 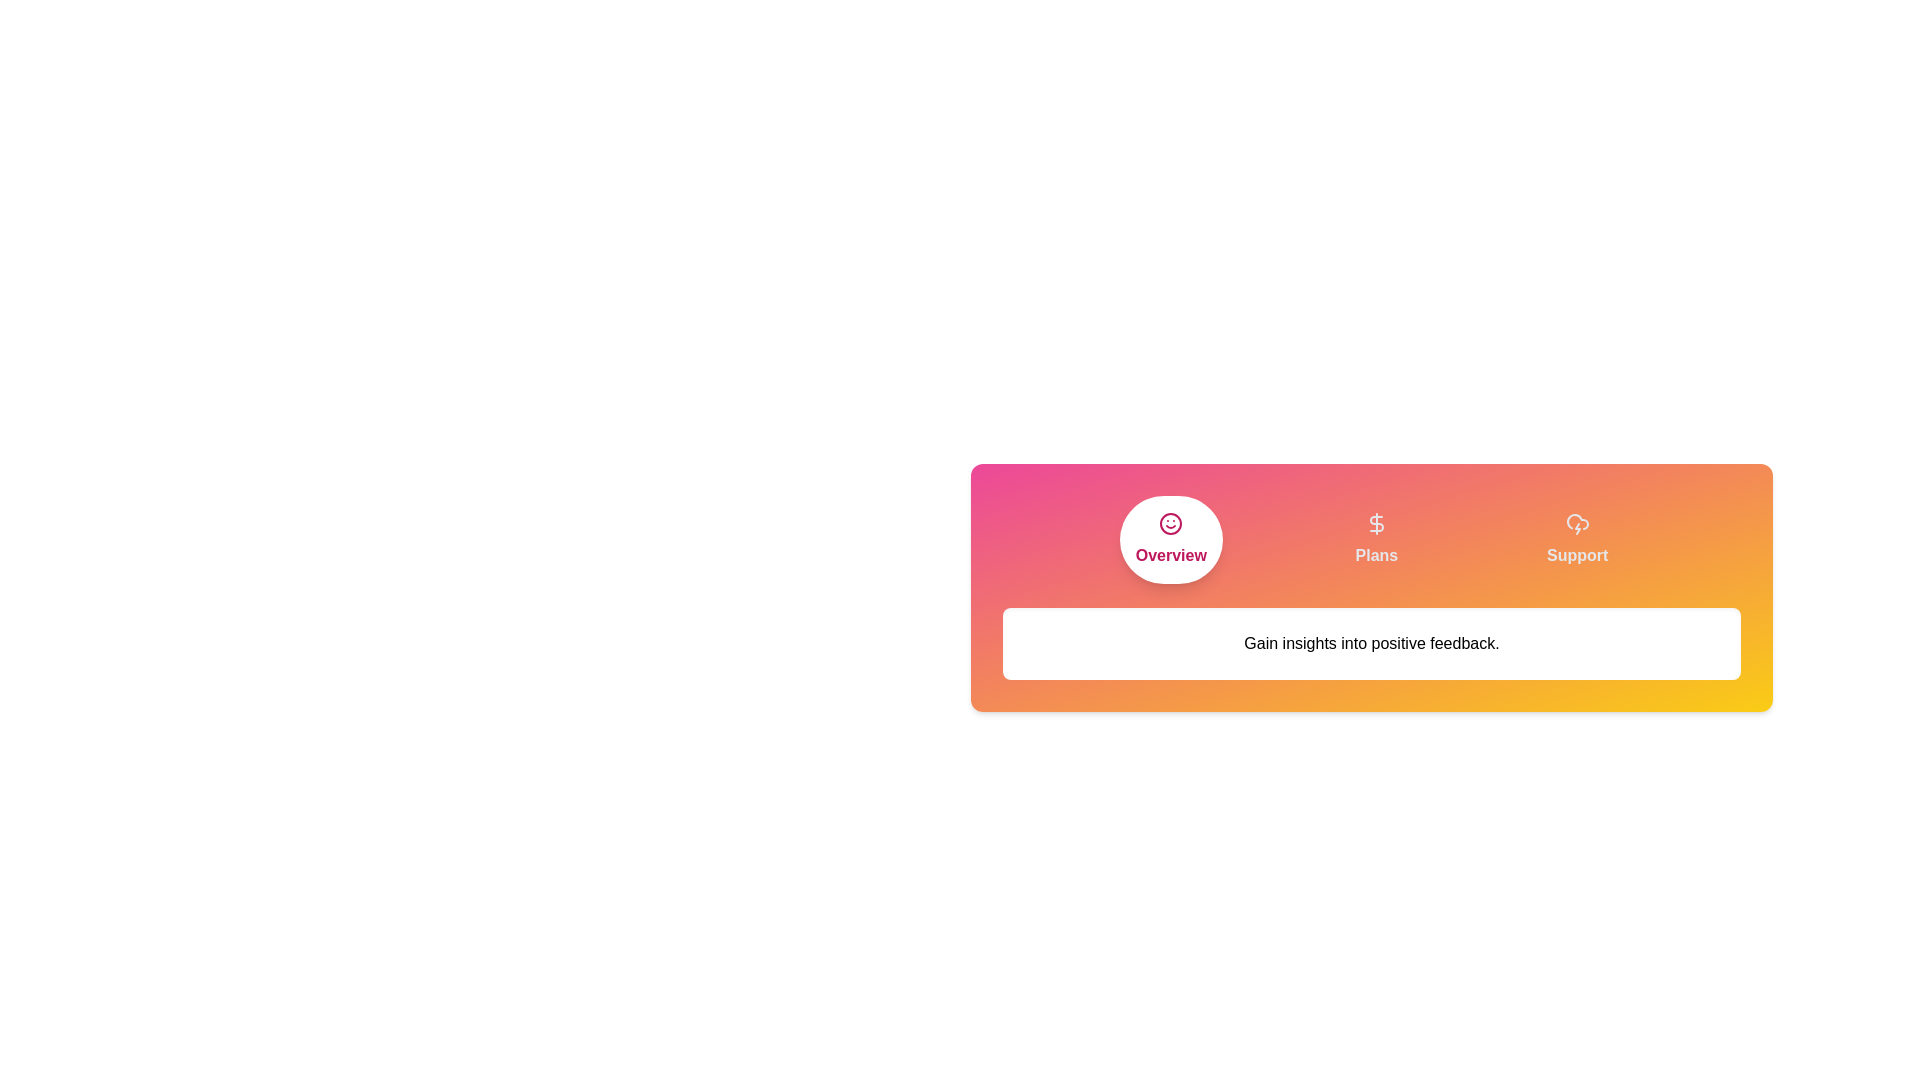 What do you see at coordinates (1576, 540) in the screenshot?
I see `the Support tab` at bounding box center [1576, 540].